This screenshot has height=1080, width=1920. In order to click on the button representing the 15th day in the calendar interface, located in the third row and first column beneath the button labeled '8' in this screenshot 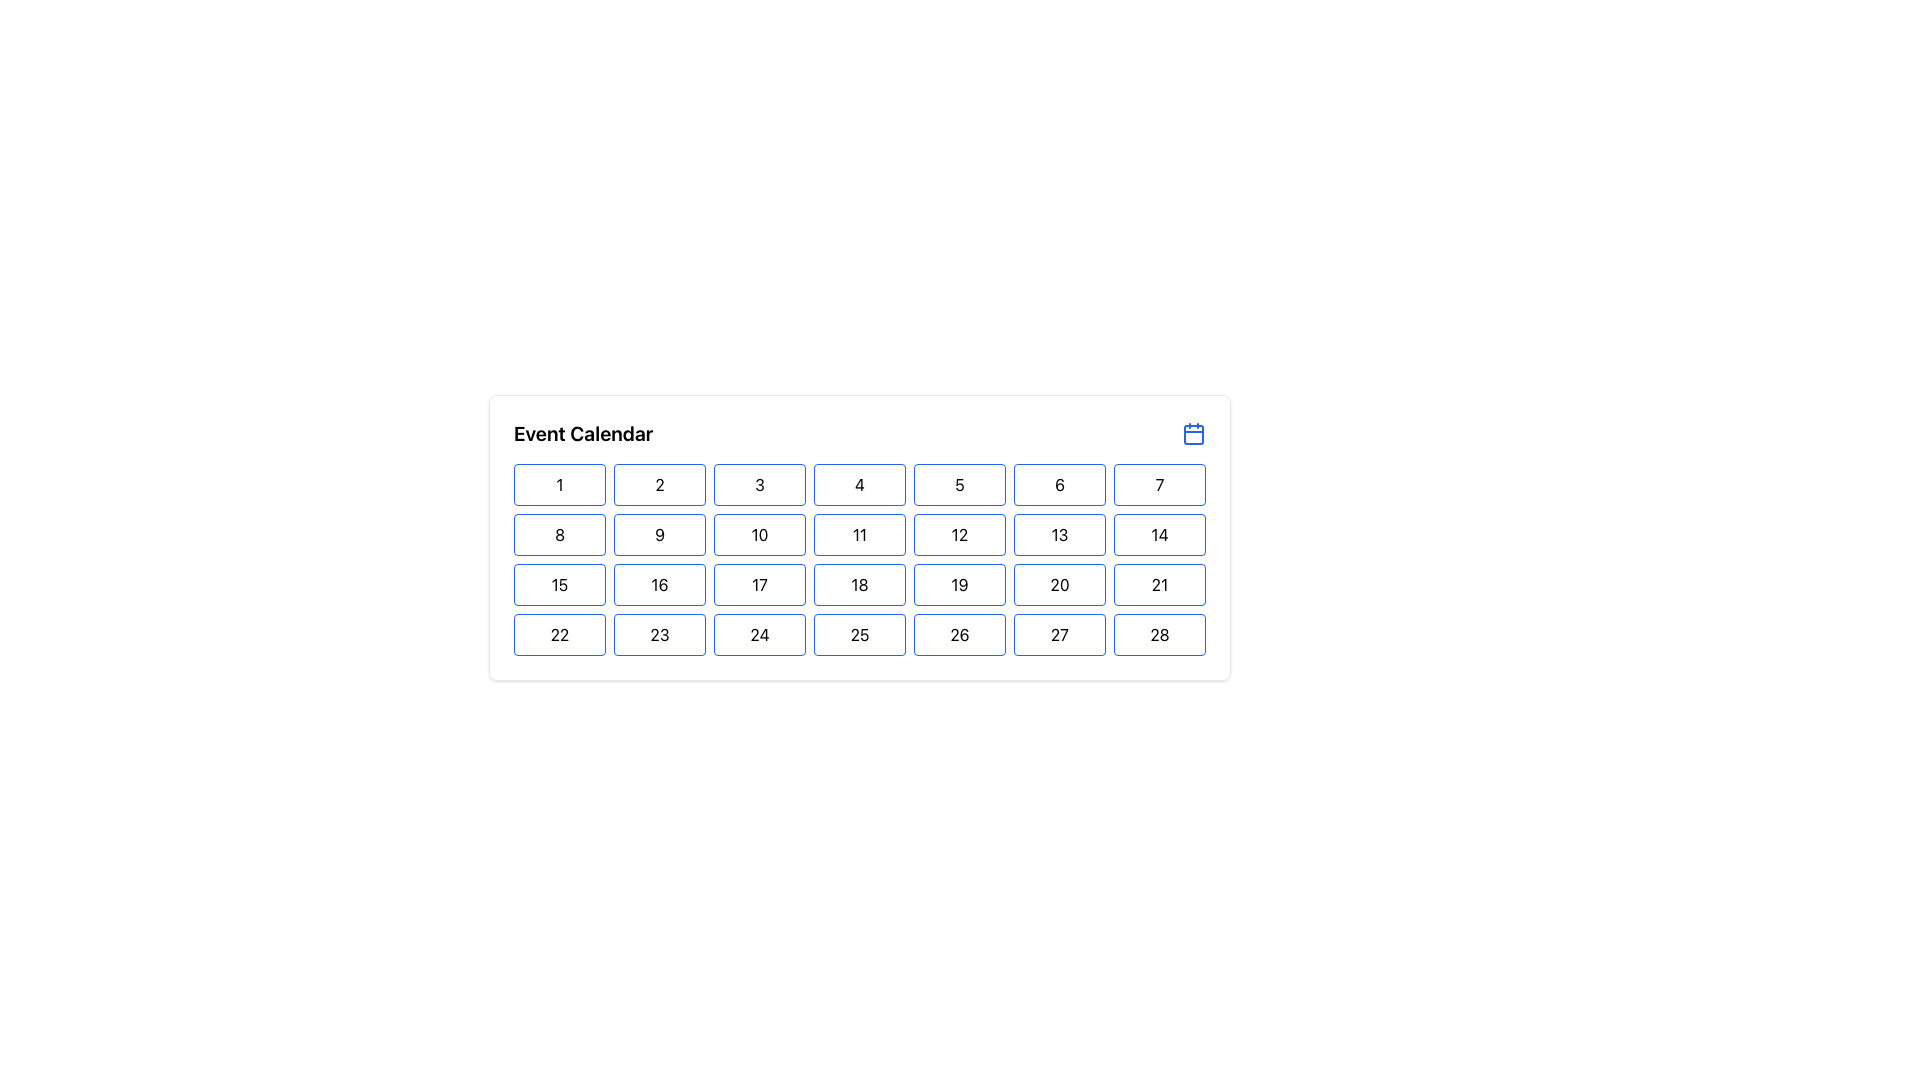, I will do `click(560, 585)`.